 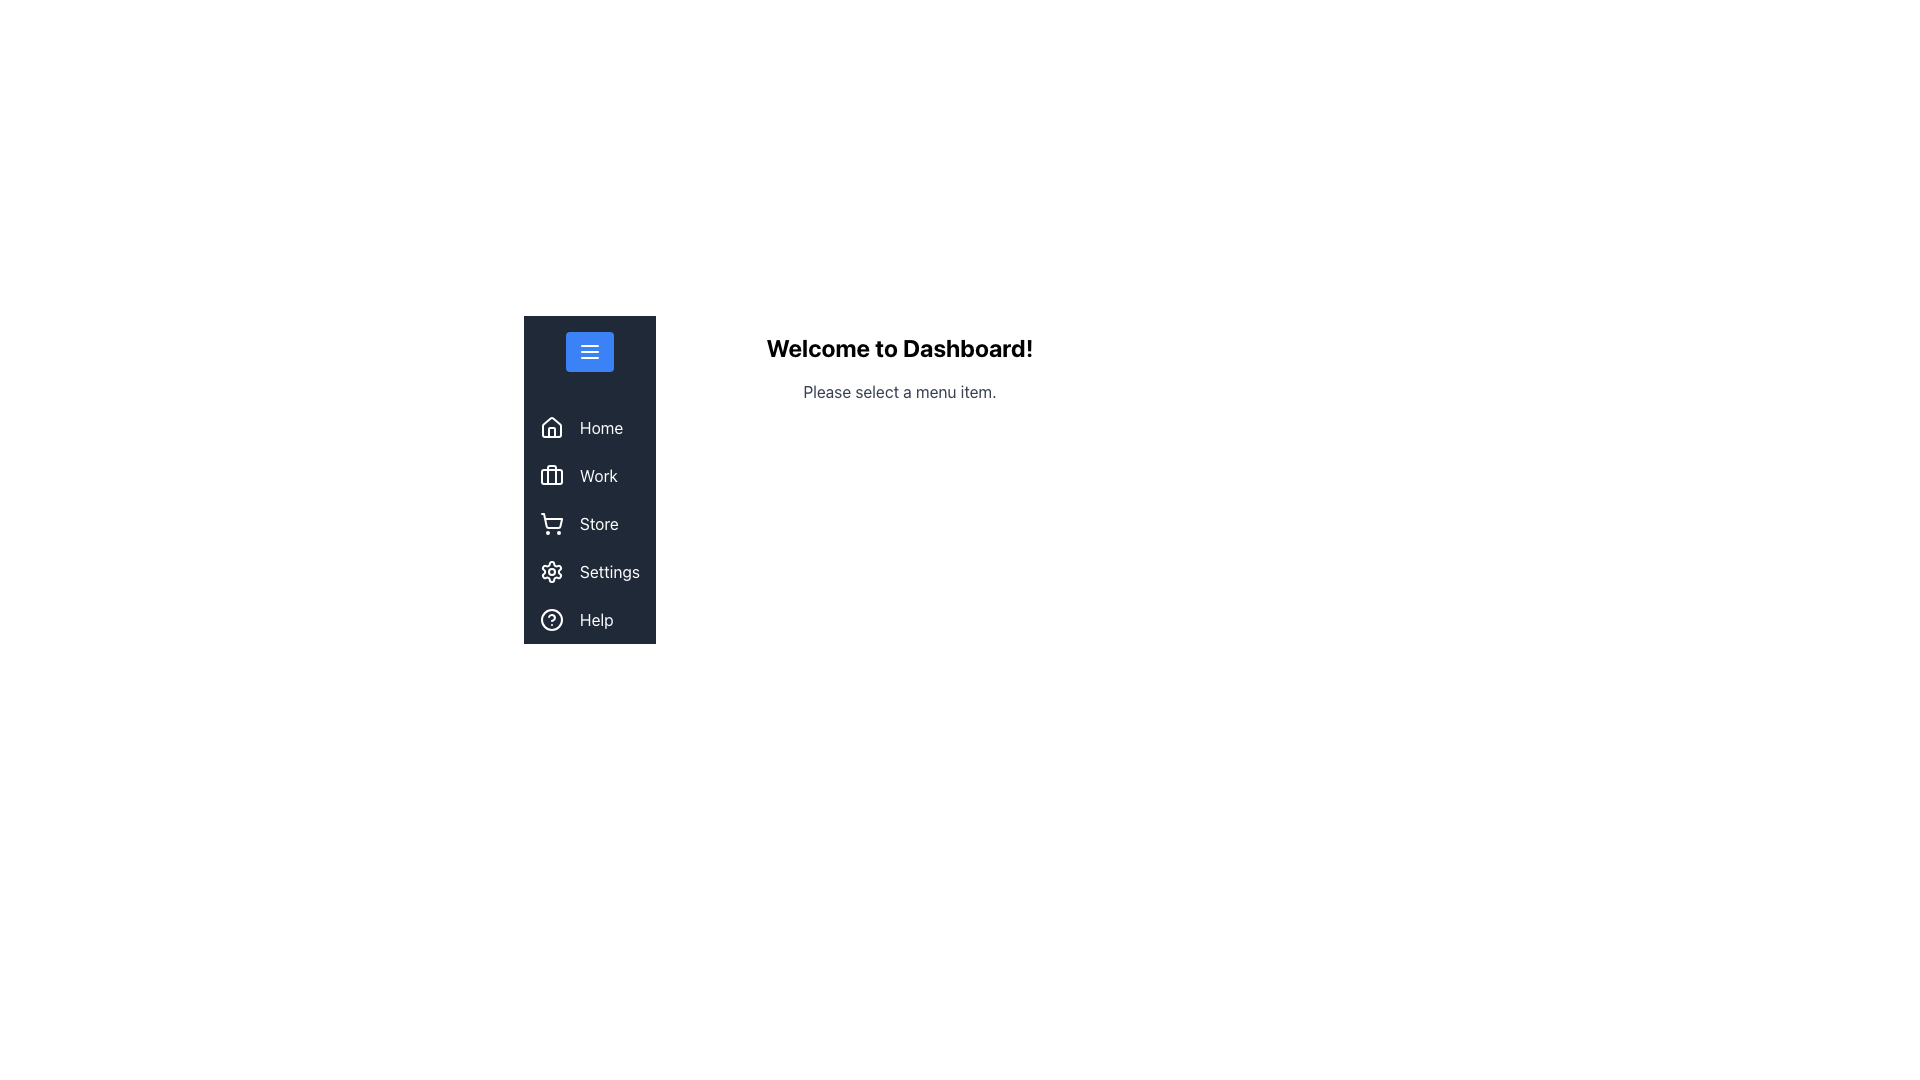 What do you see at coordinates (598, 523) in the screenshot?
I see `the 'Store' static text label in the vertical sidebar menu, which is located beneath the 'Work' label and above the 'Settings' label` at bounding box center [598, 523].